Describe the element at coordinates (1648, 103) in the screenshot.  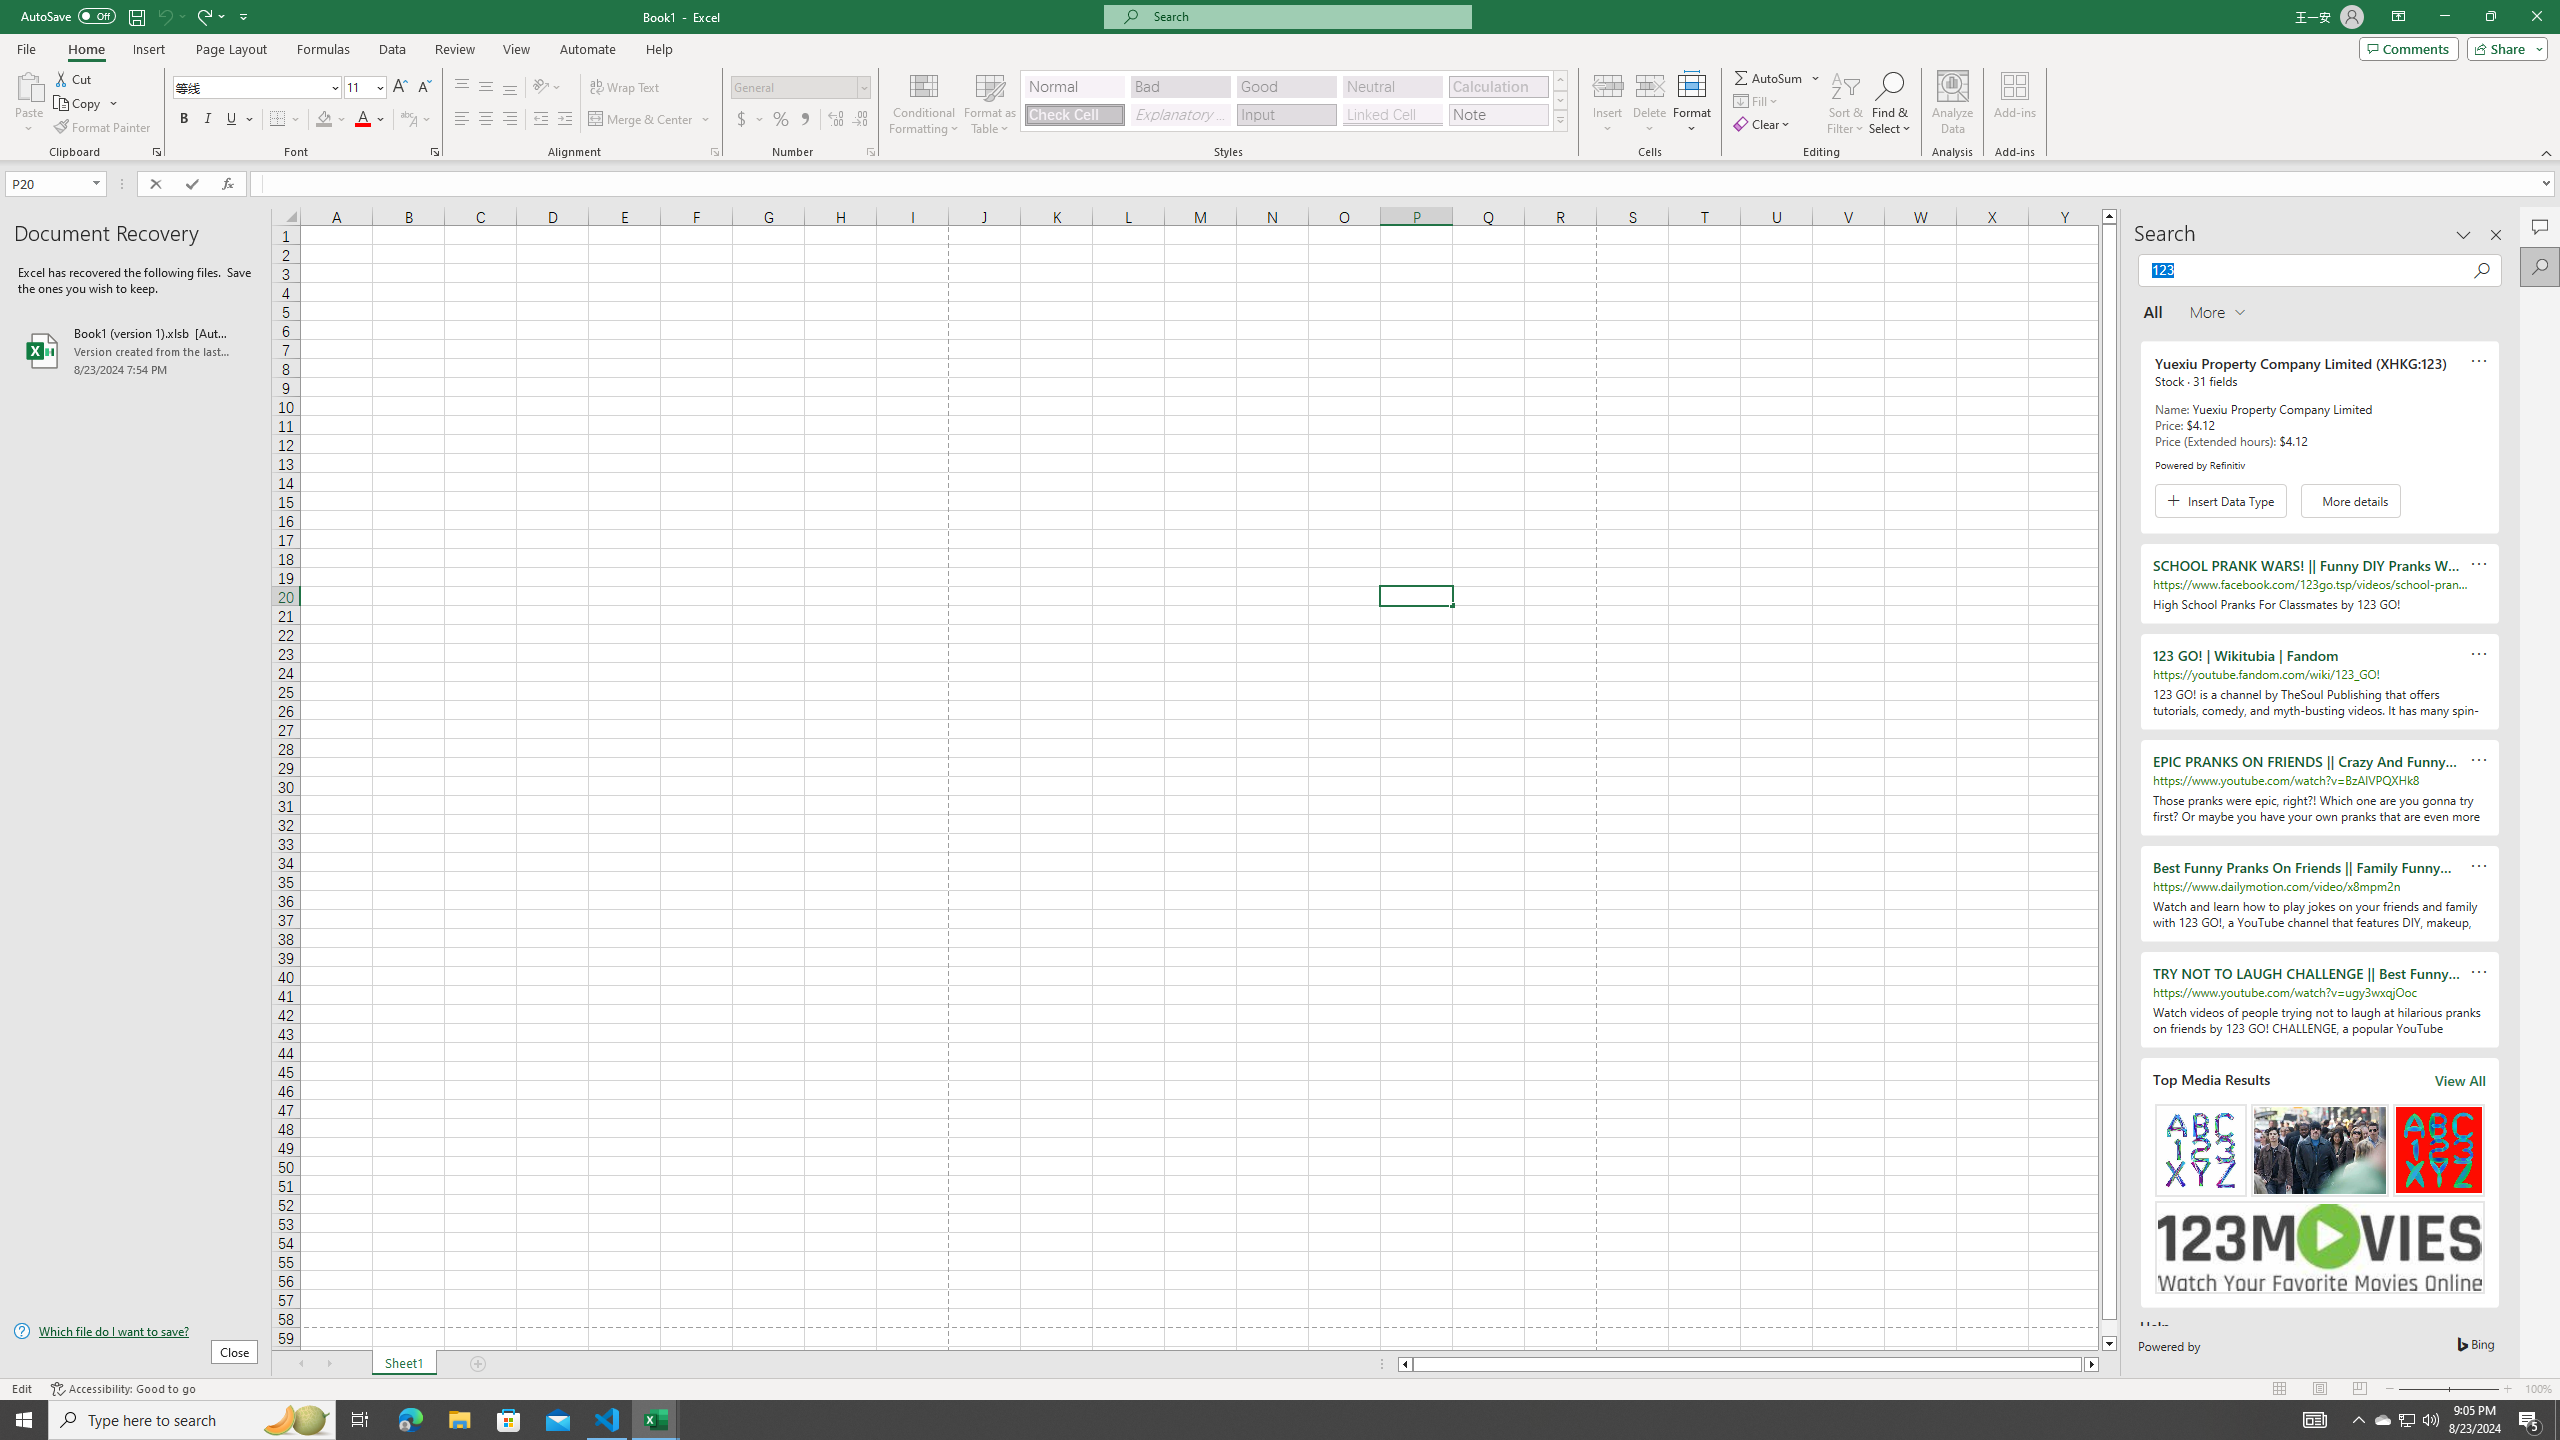
I see `'Delete'` at that location.